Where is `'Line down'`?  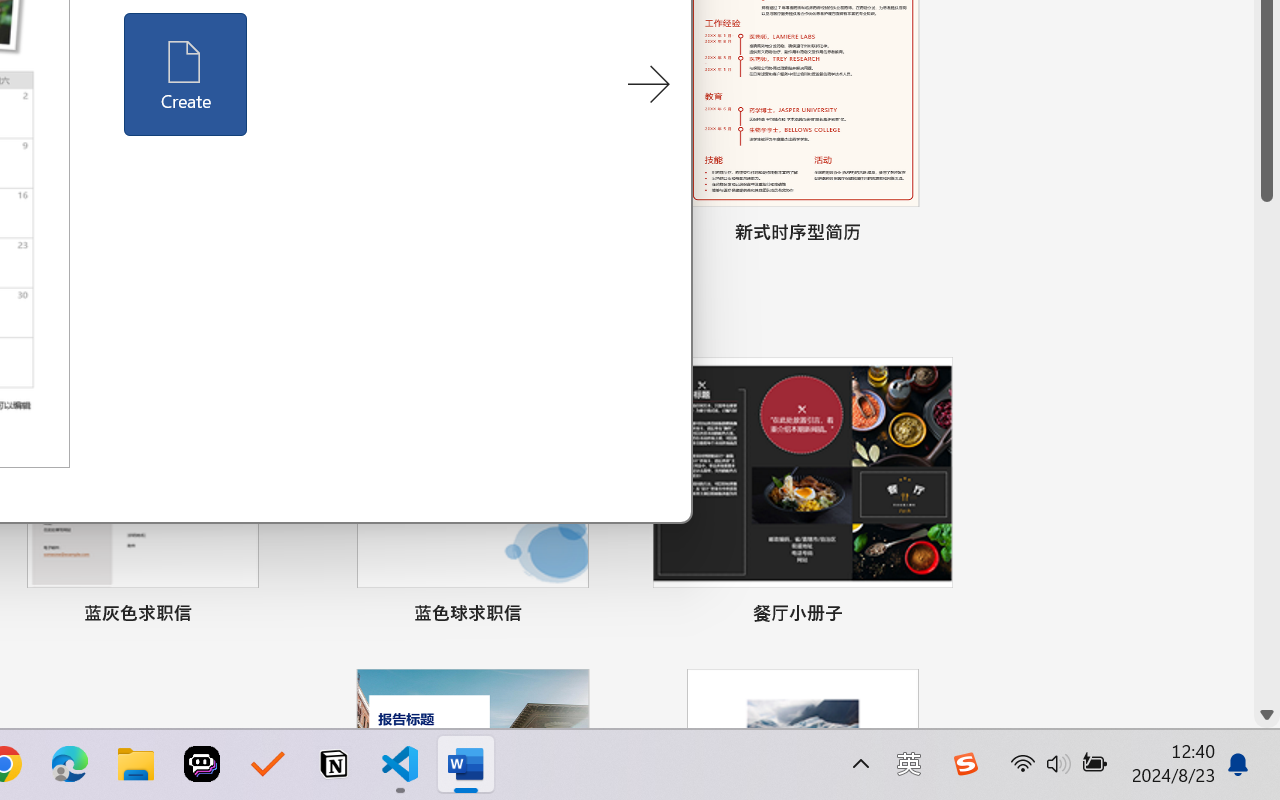
'Line down' is located at coordinates (1266, 714).